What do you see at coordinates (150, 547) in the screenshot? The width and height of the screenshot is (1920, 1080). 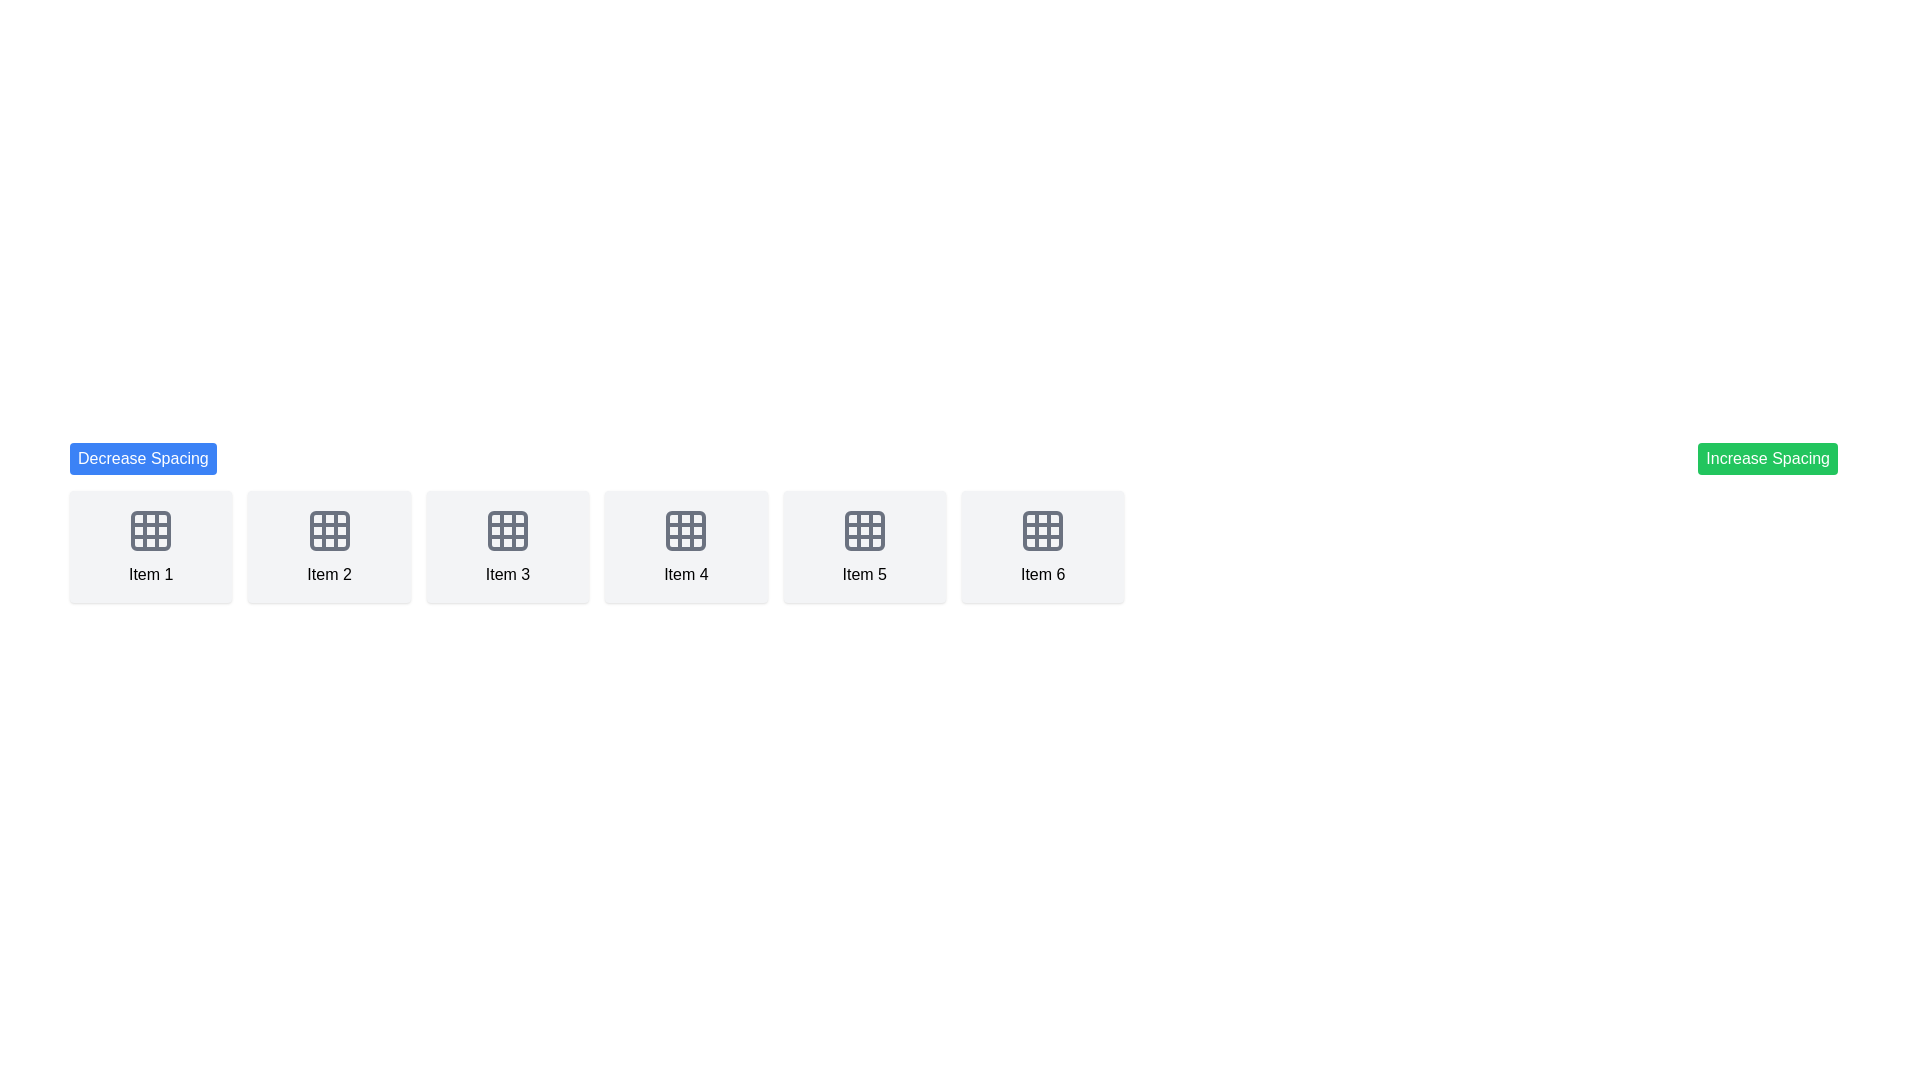 I see `the first item in the grid layout that represents 'Item 1' which is a Card-like interactive component located at the top-left corner` at bounding box center [150, 547].